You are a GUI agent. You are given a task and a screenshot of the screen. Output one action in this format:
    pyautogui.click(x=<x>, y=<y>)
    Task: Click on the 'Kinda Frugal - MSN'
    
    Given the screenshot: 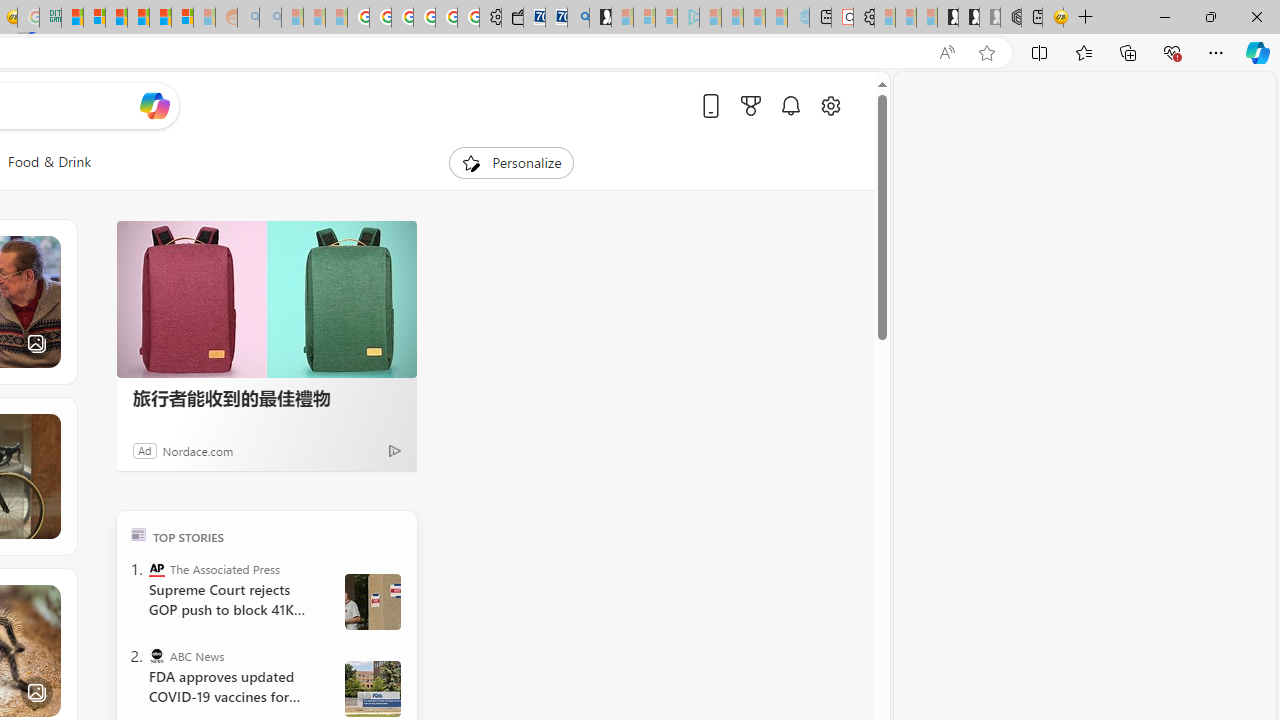 What is the action you would take?
    pyautogui.click(x=160, y=17)
    